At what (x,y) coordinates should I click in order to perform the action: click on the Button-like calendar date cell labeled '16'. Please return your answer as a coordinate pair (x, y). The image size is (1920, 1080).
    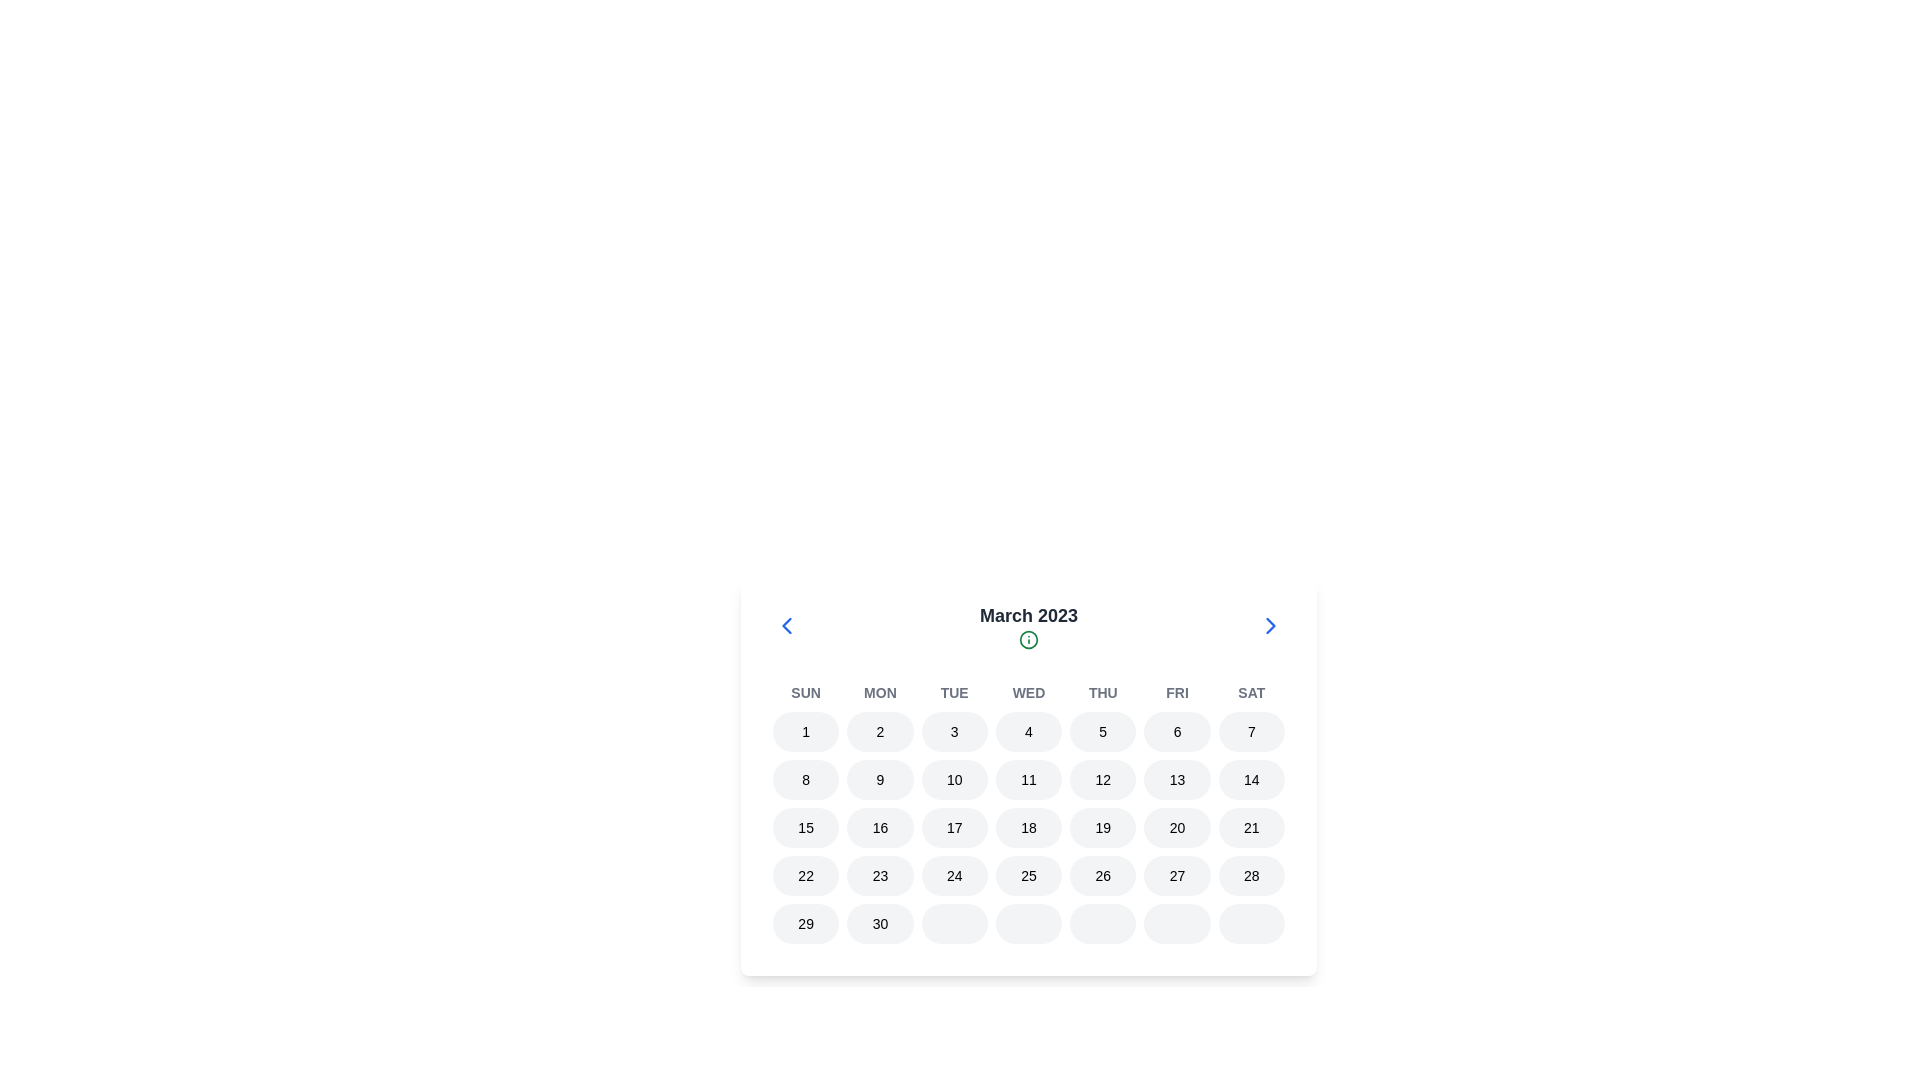
    Looking at the image, I should click on (880, 828).